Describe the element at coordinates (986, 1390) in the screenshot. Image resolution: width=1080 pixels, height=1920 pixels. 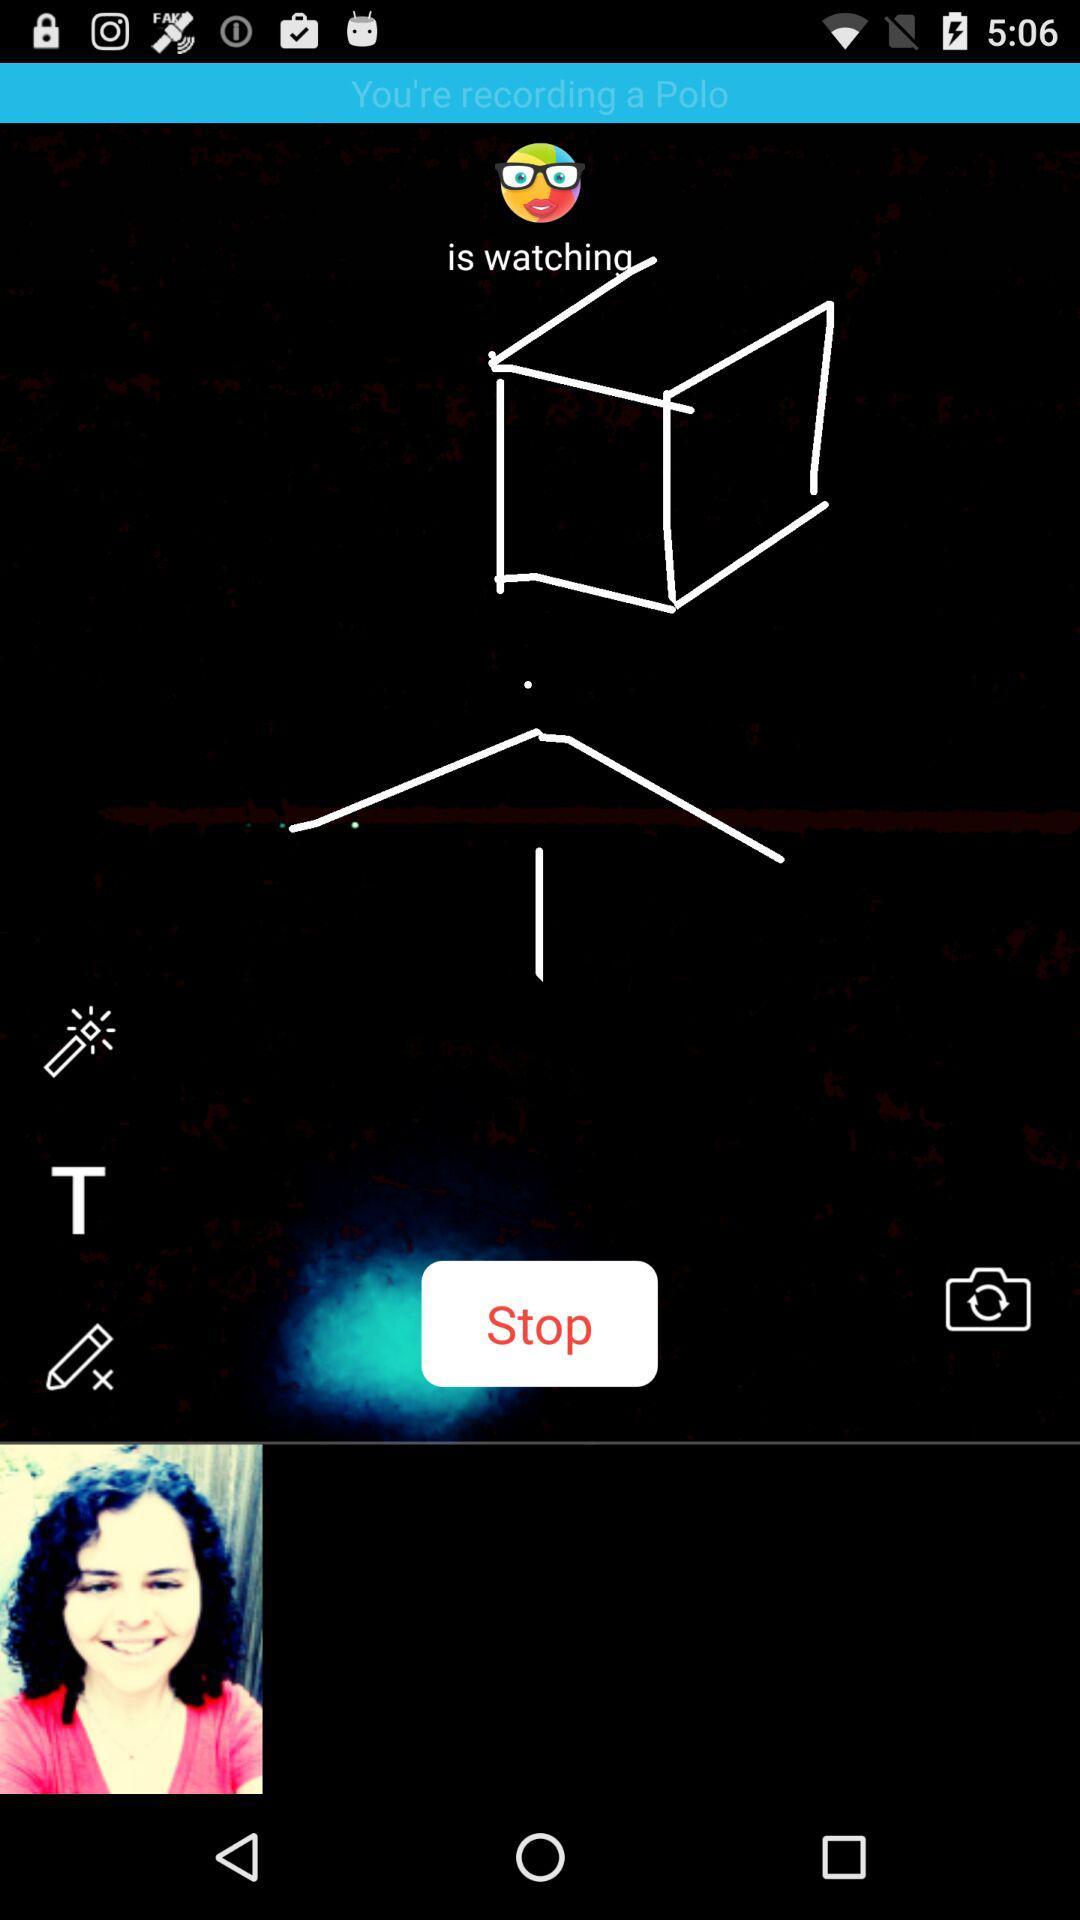
I see `the swap icon` at that location.